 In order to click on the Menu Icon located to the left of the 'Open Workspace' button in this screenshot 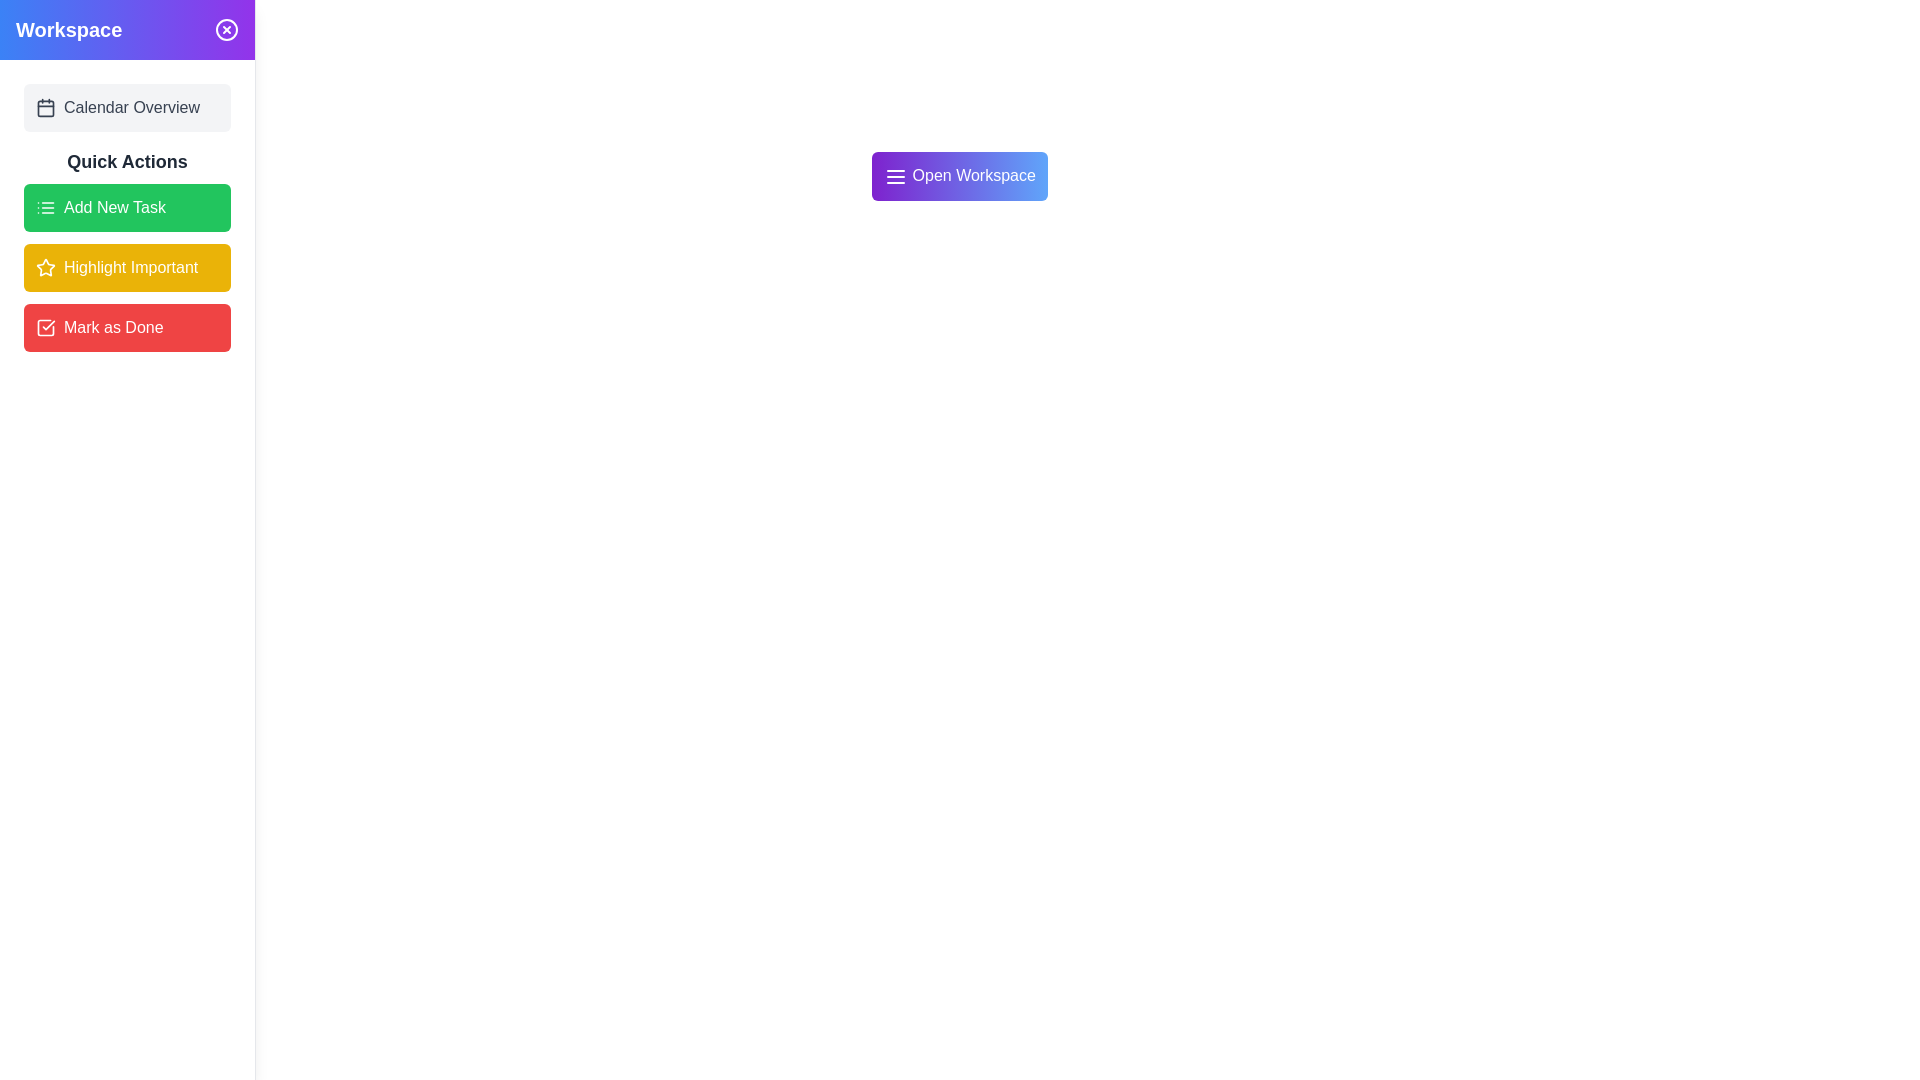, I will do `click(895, 175)`.